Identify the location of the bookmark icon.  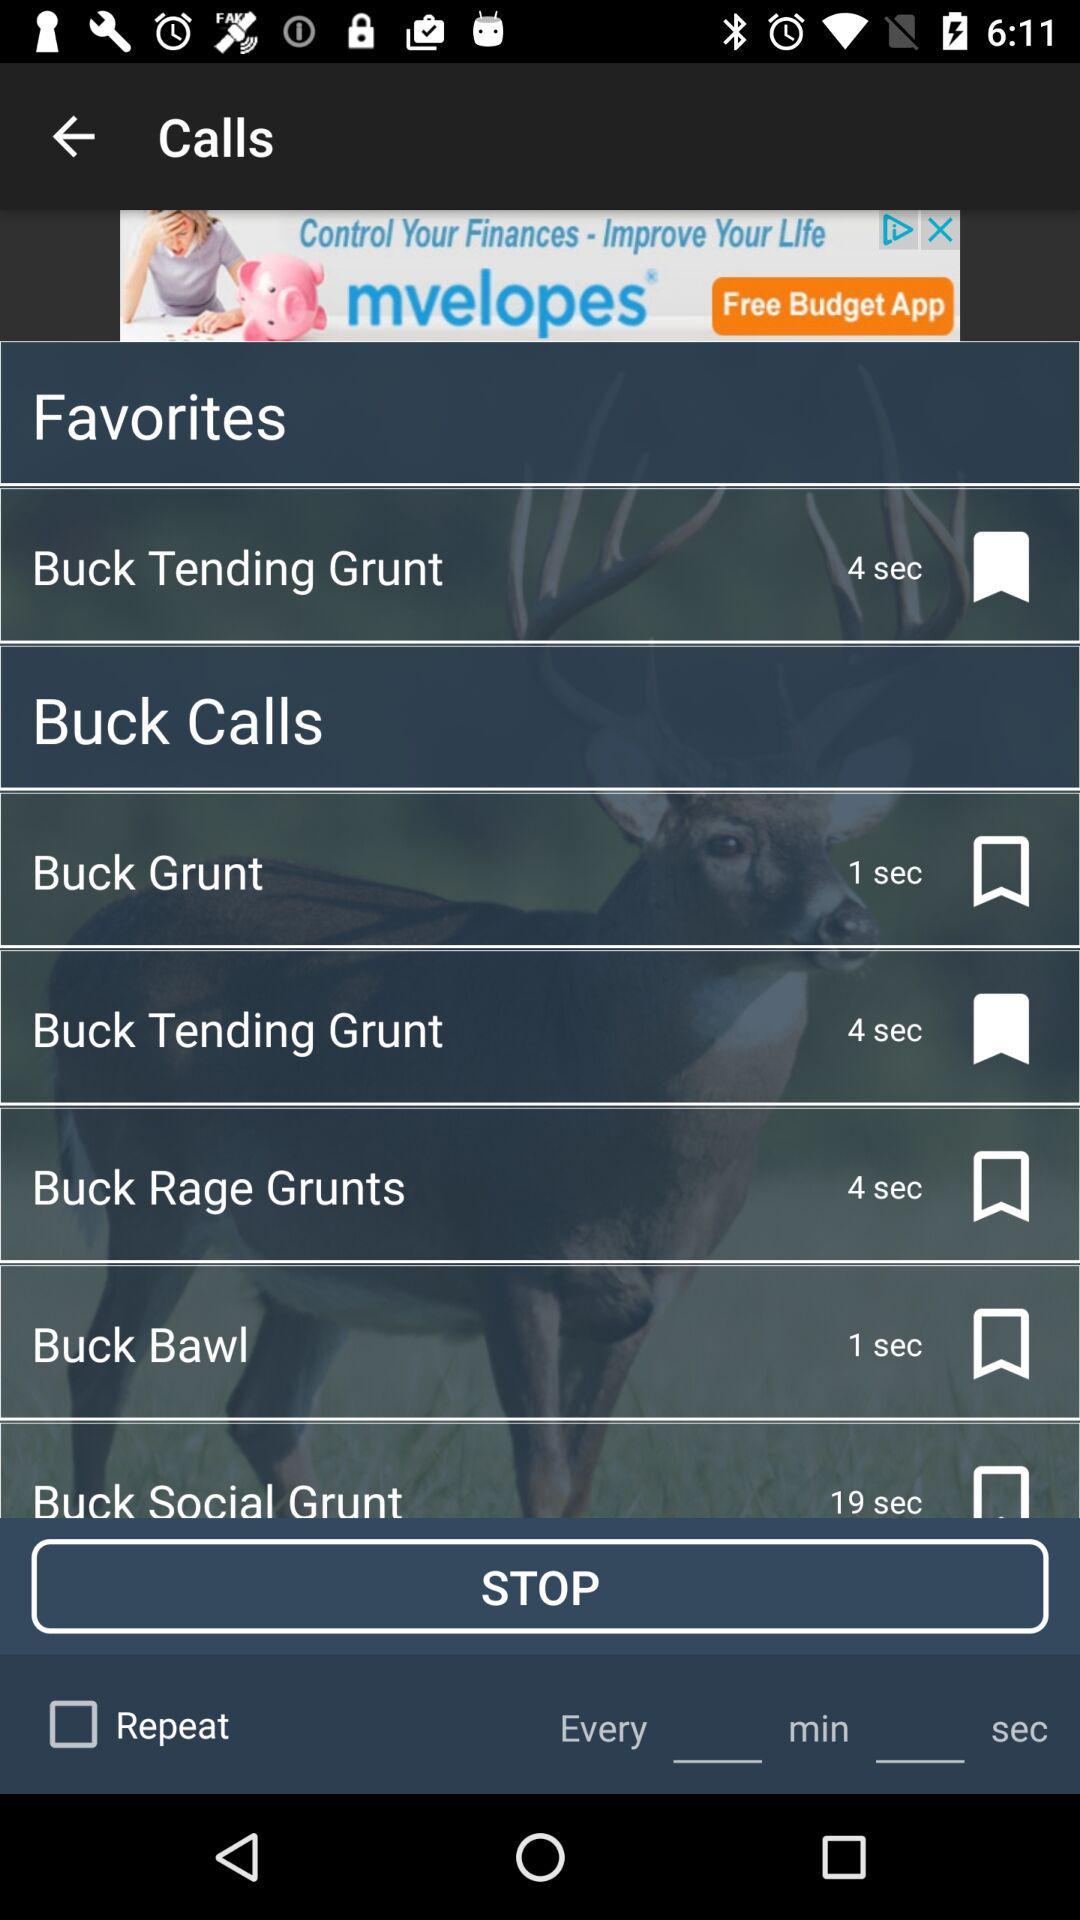
(984, 565).